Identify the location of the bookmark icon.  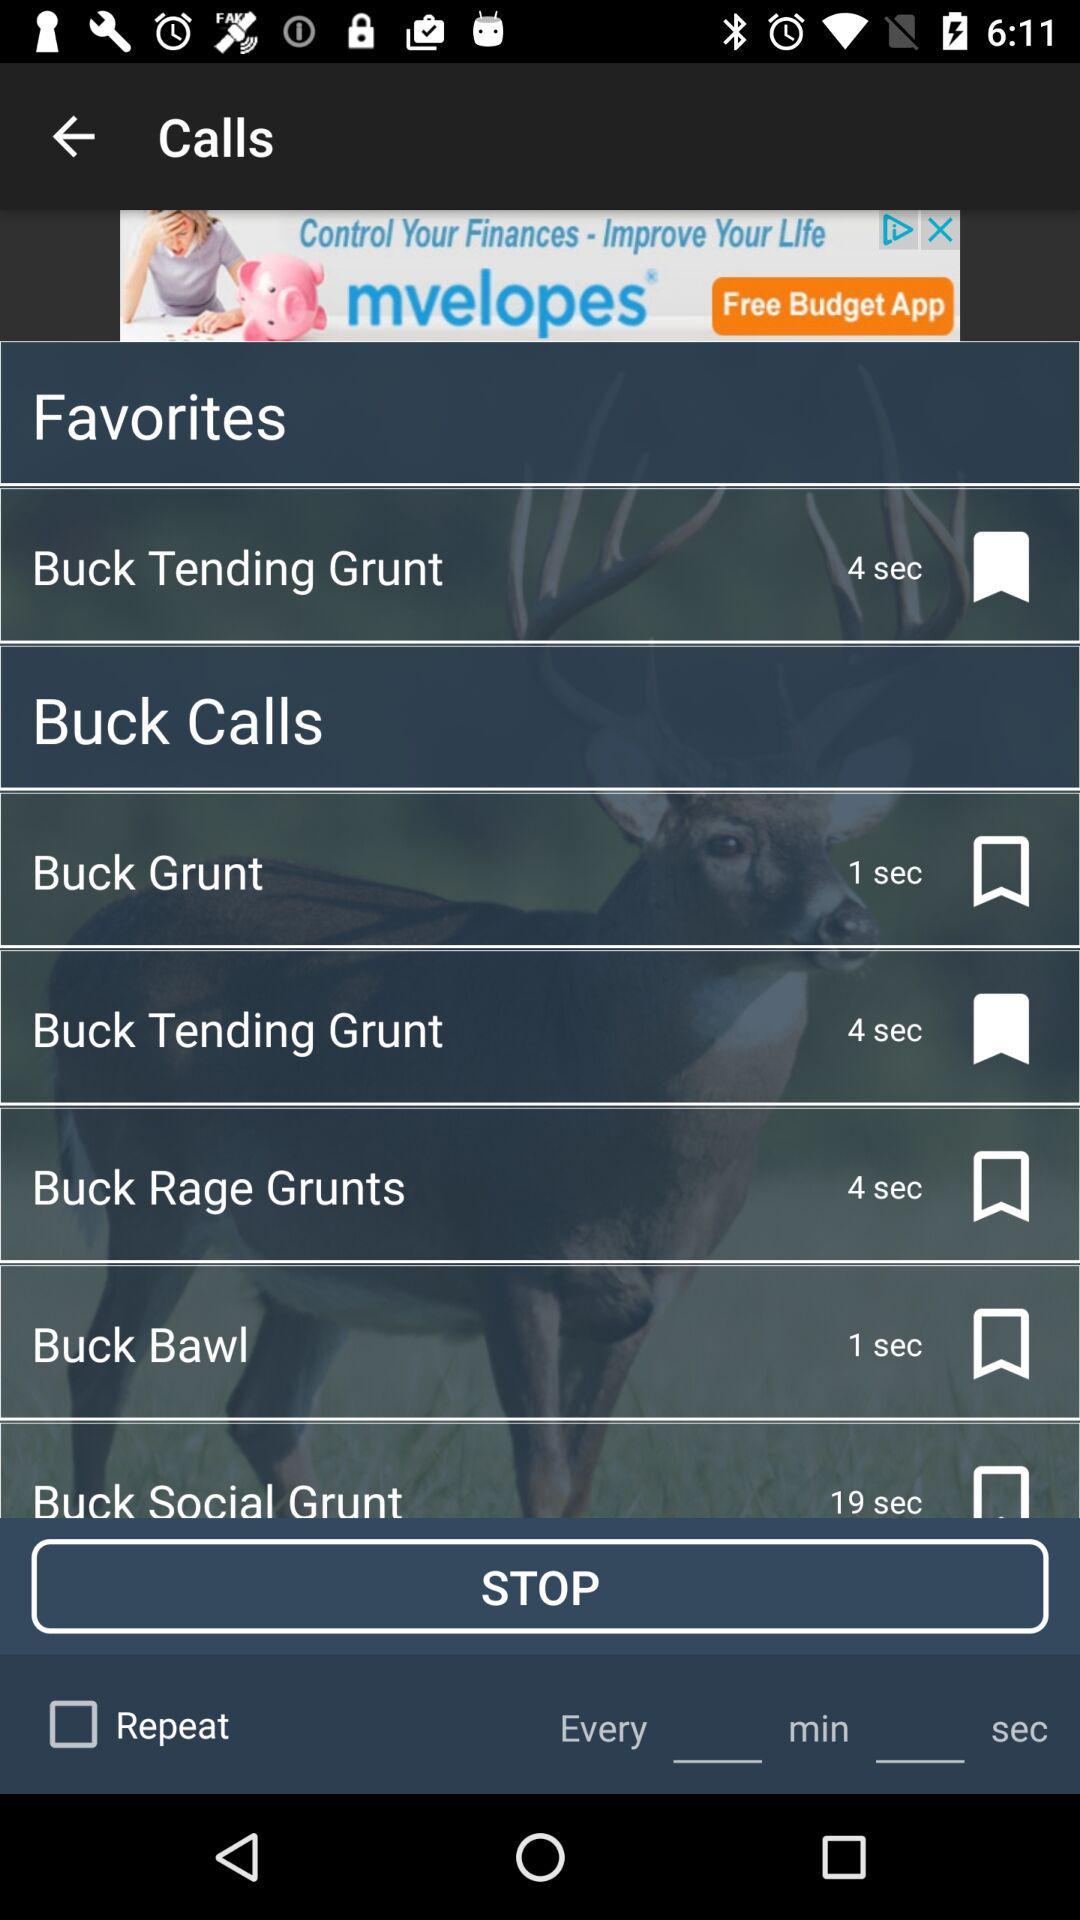
(984, 565).